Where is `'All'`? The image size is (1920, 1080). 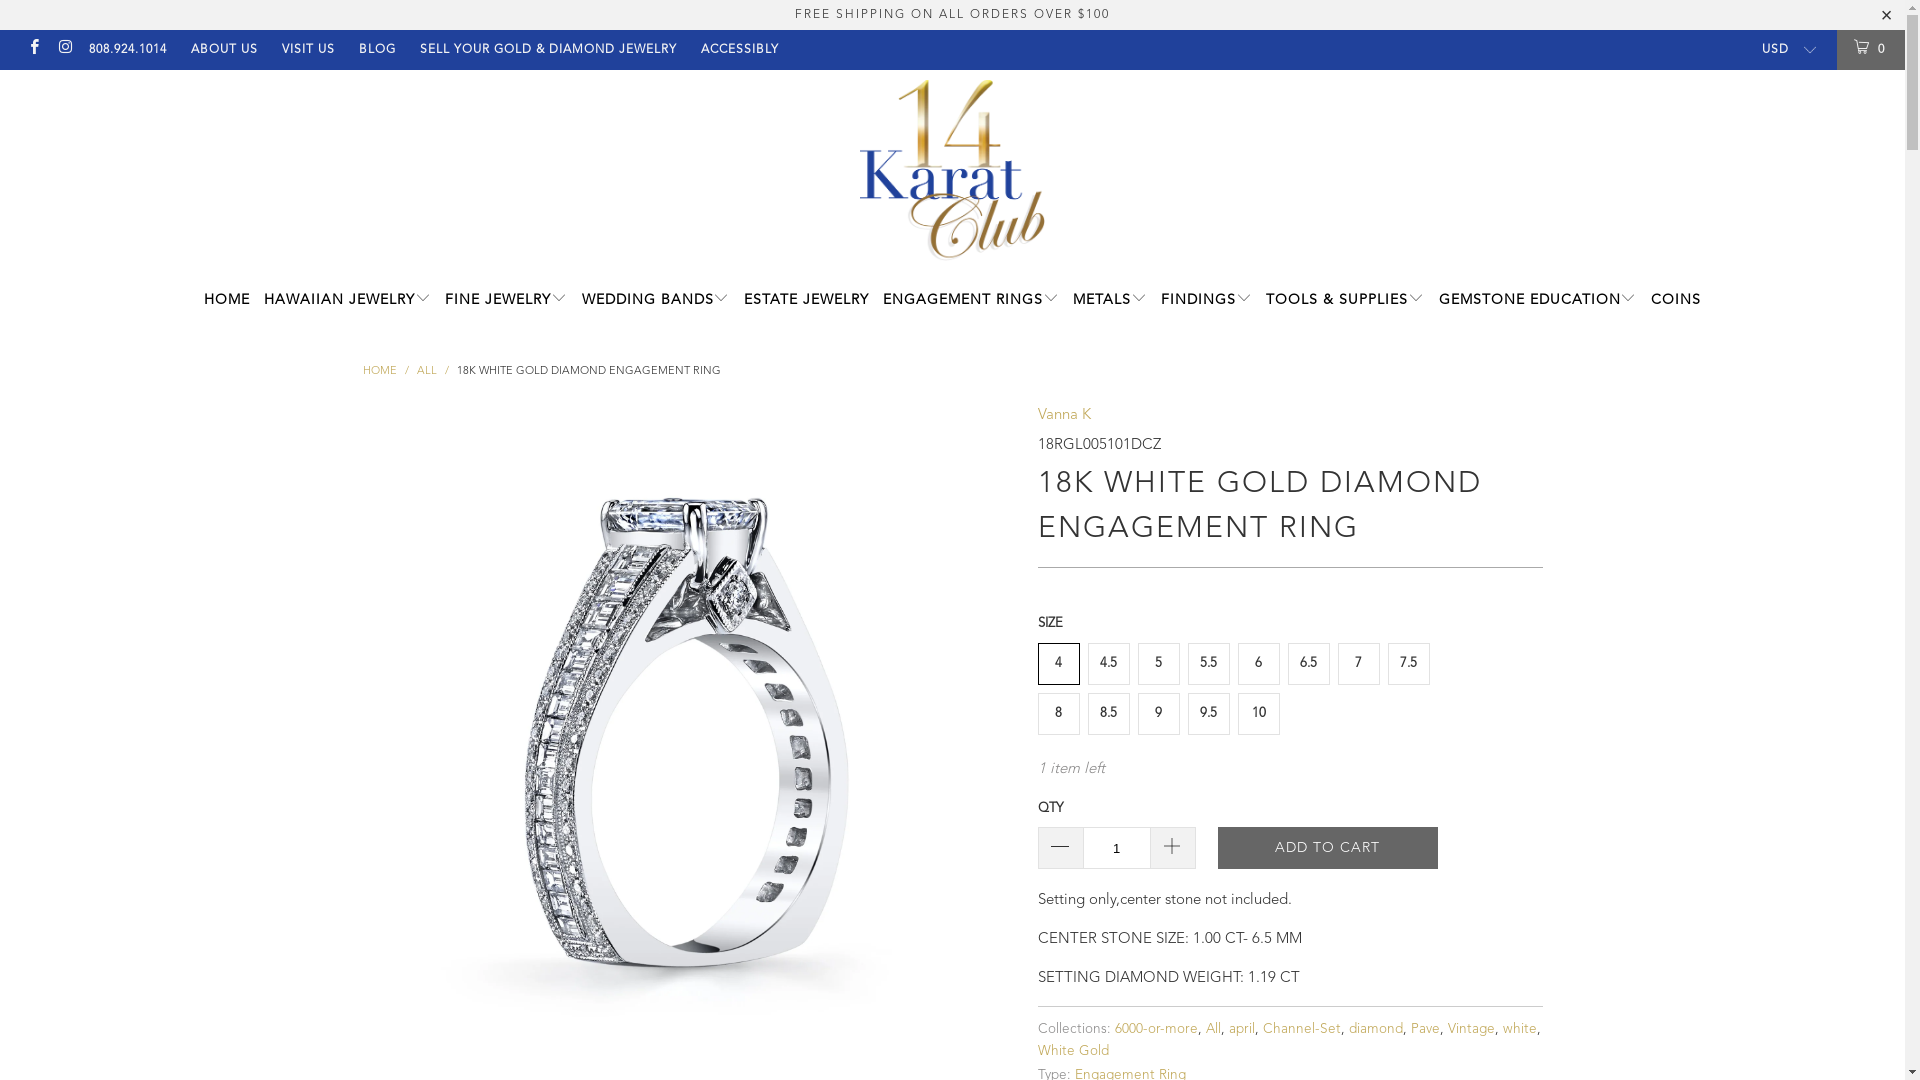
'All' is located at coordinates (1212, 1029).